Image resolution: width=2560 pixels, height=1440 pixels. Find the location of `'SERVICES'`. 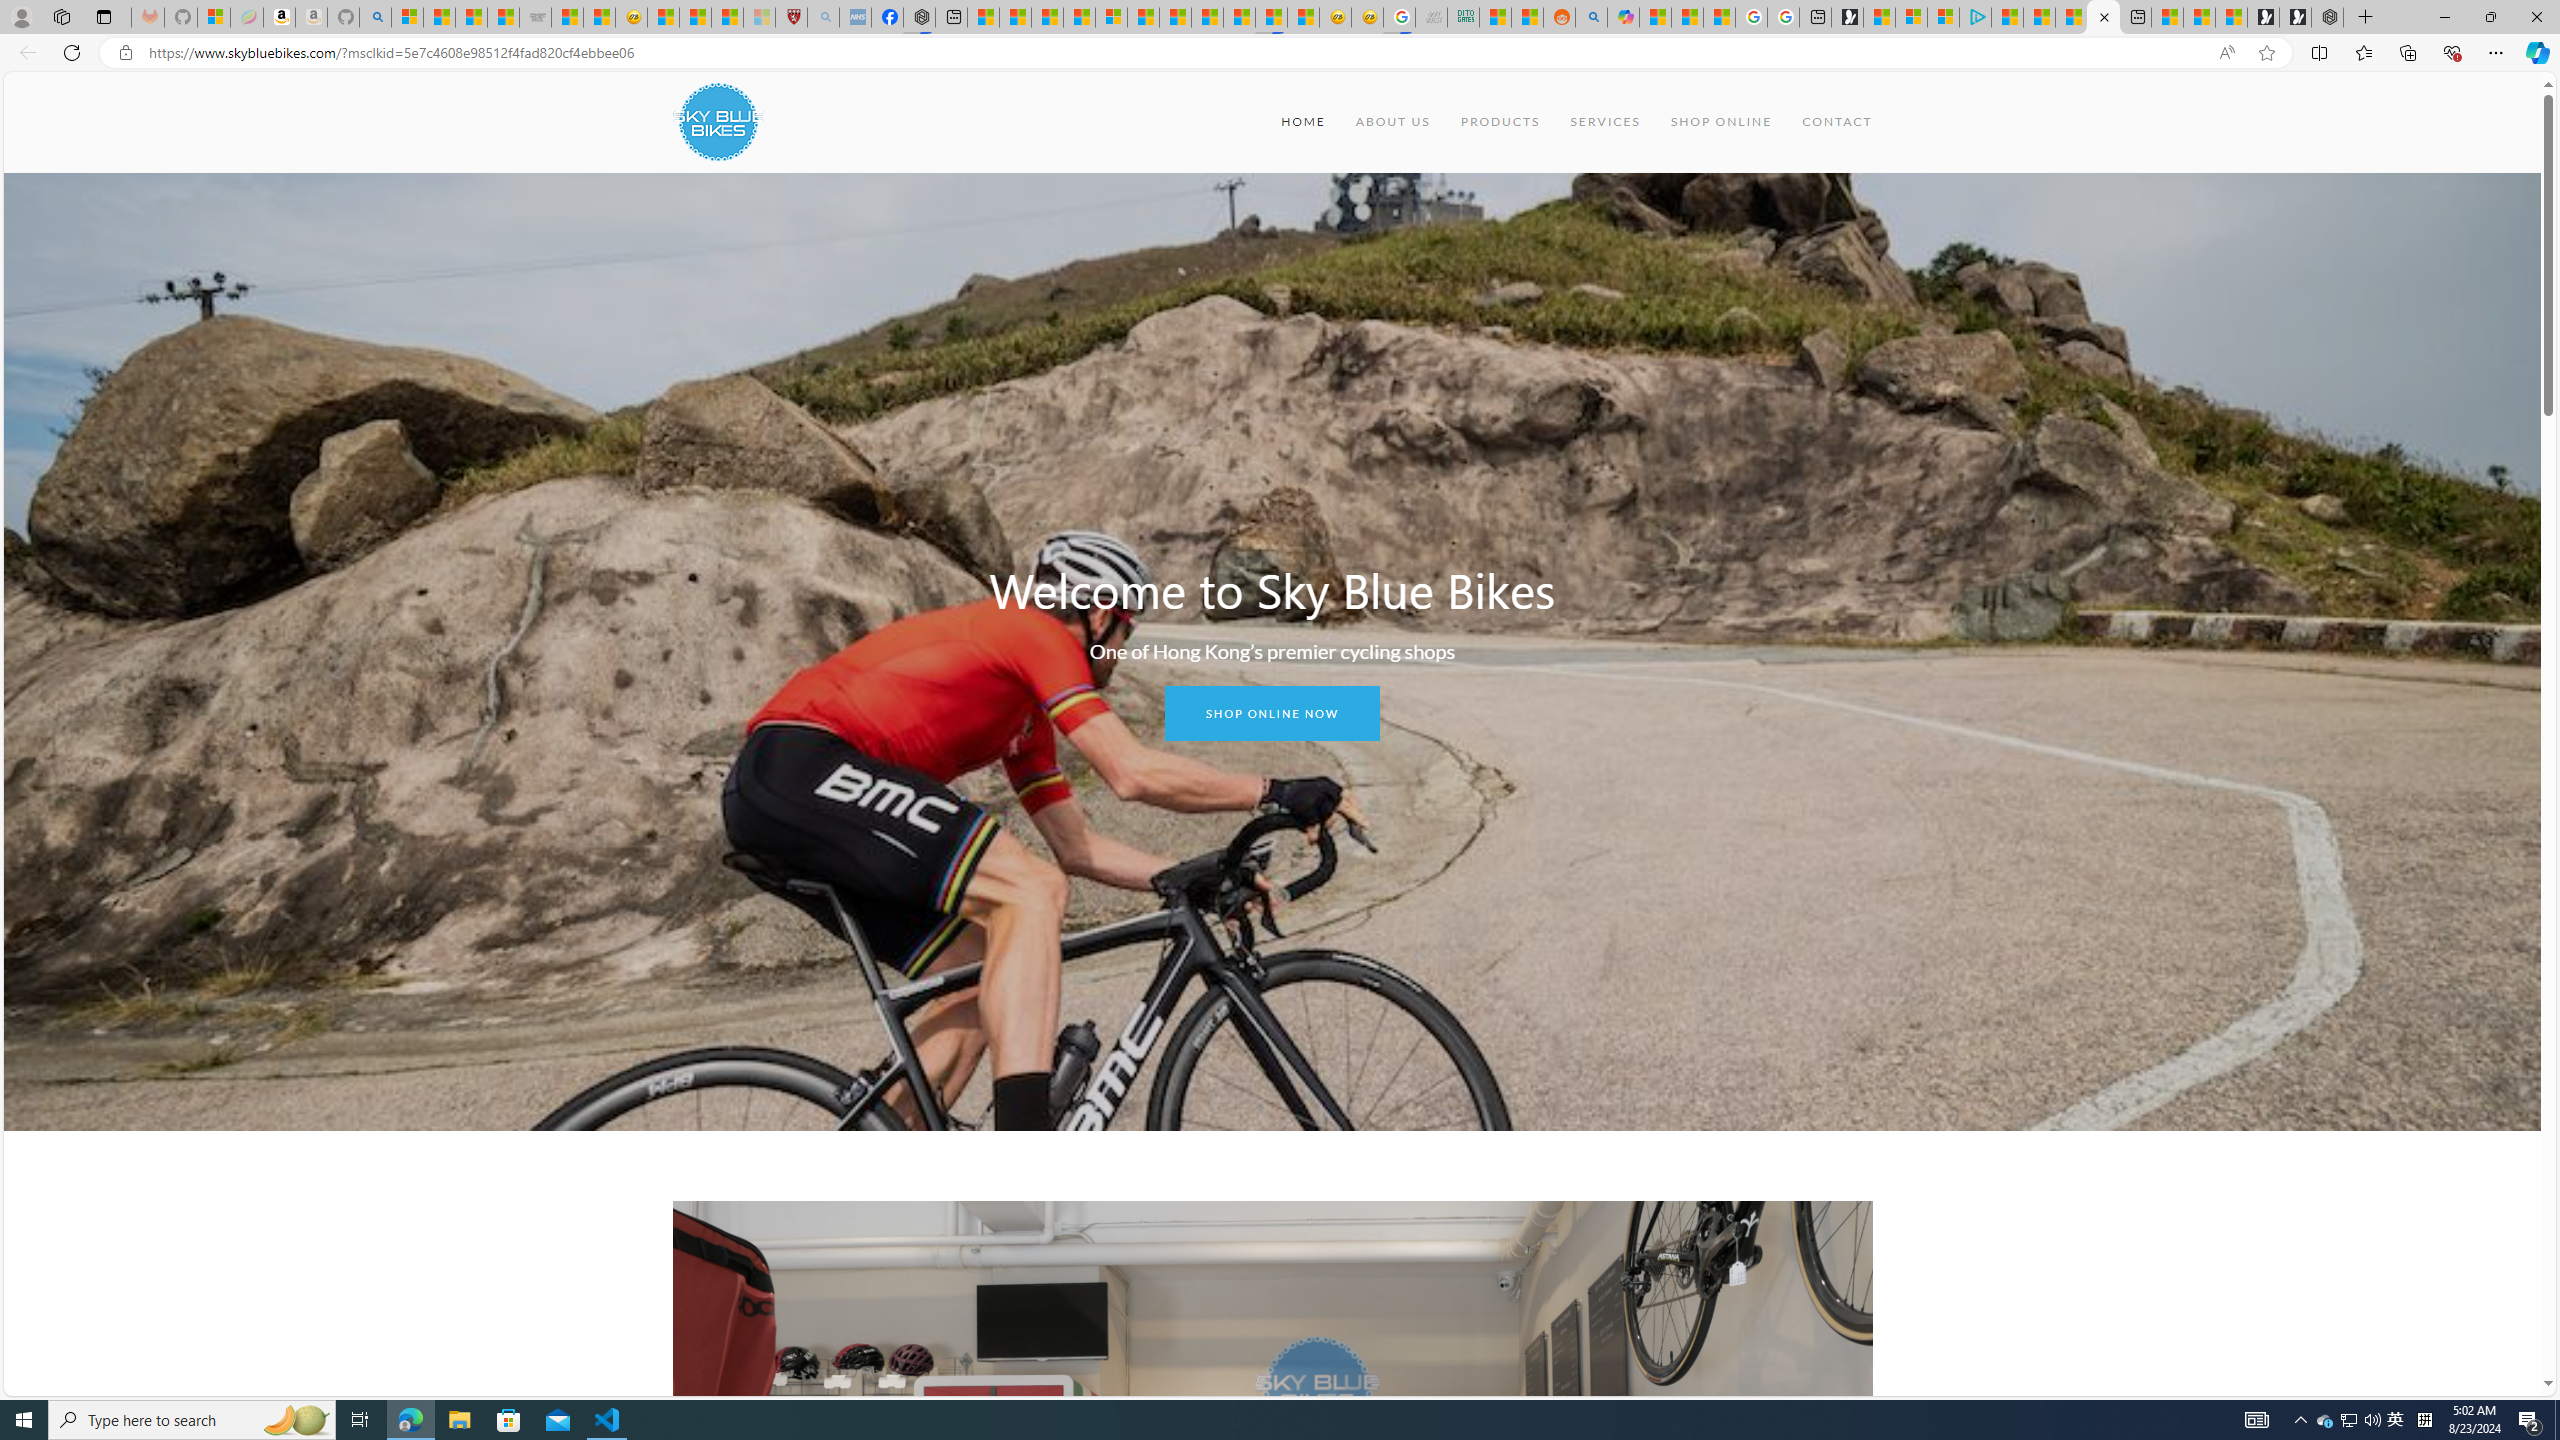

'SERVICES' is located at coordinates (1605, 120).